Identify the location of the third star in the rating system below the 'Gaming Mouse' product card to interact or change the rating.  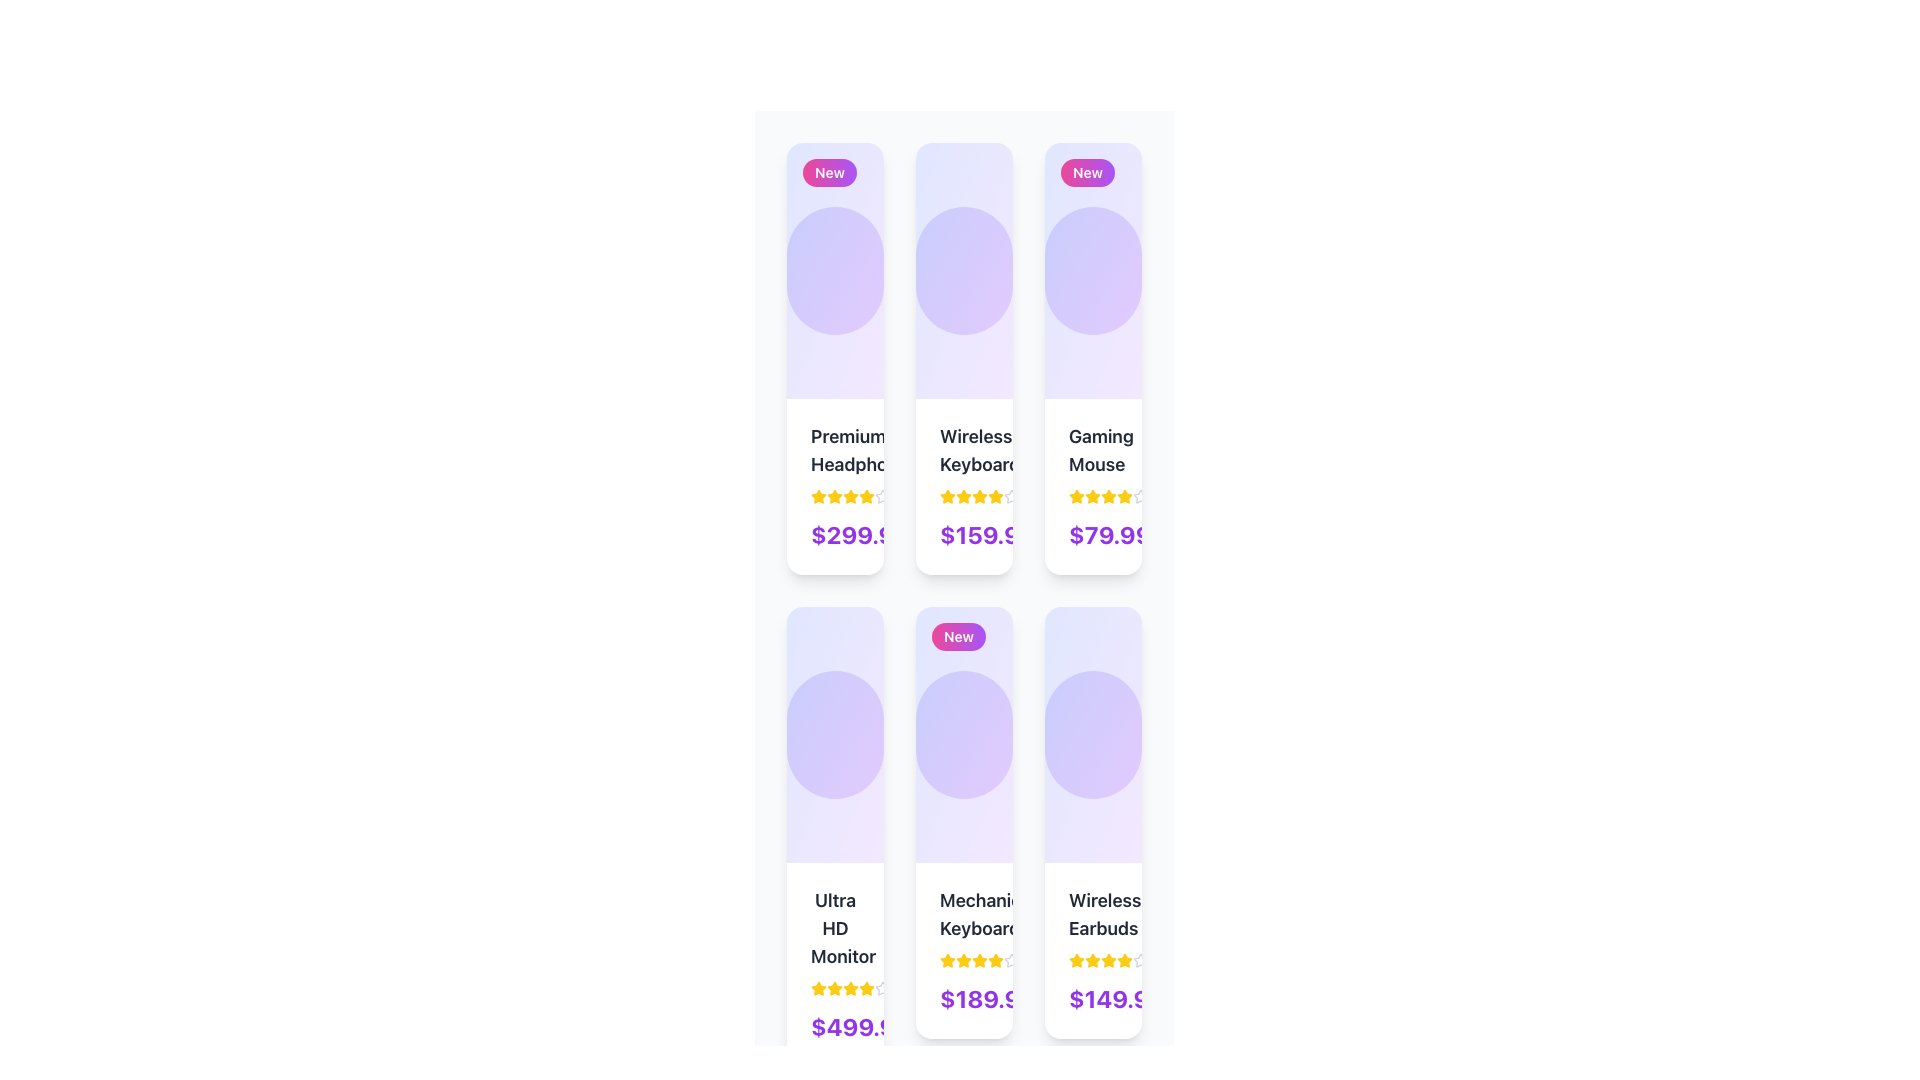
(1090, 495).